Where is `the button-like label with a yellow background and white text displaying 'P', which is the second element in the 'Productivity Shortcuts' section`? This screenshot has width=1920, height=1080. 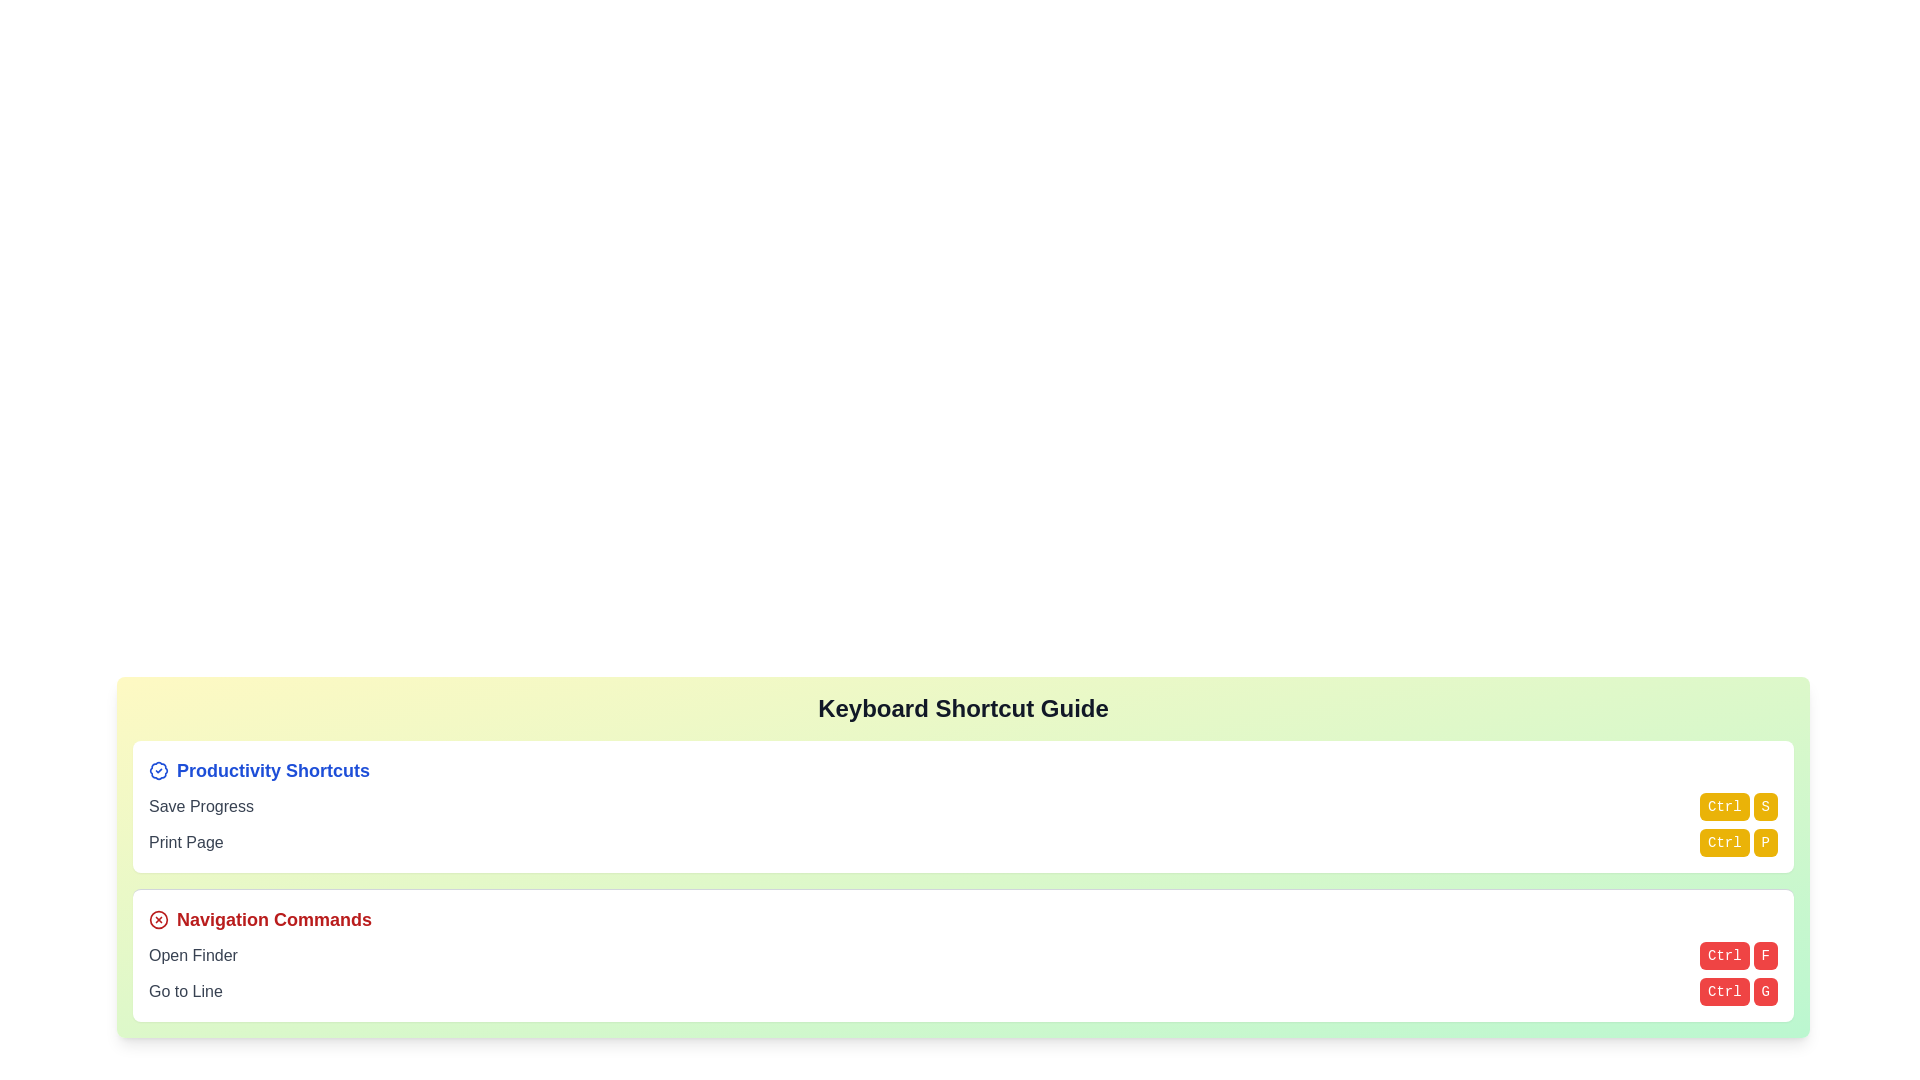 the button-like label with a yellow background and white text displaying 'P', which is the second element in the 'Productivity Shortcuts' section is located at coordinates (1765, 843).